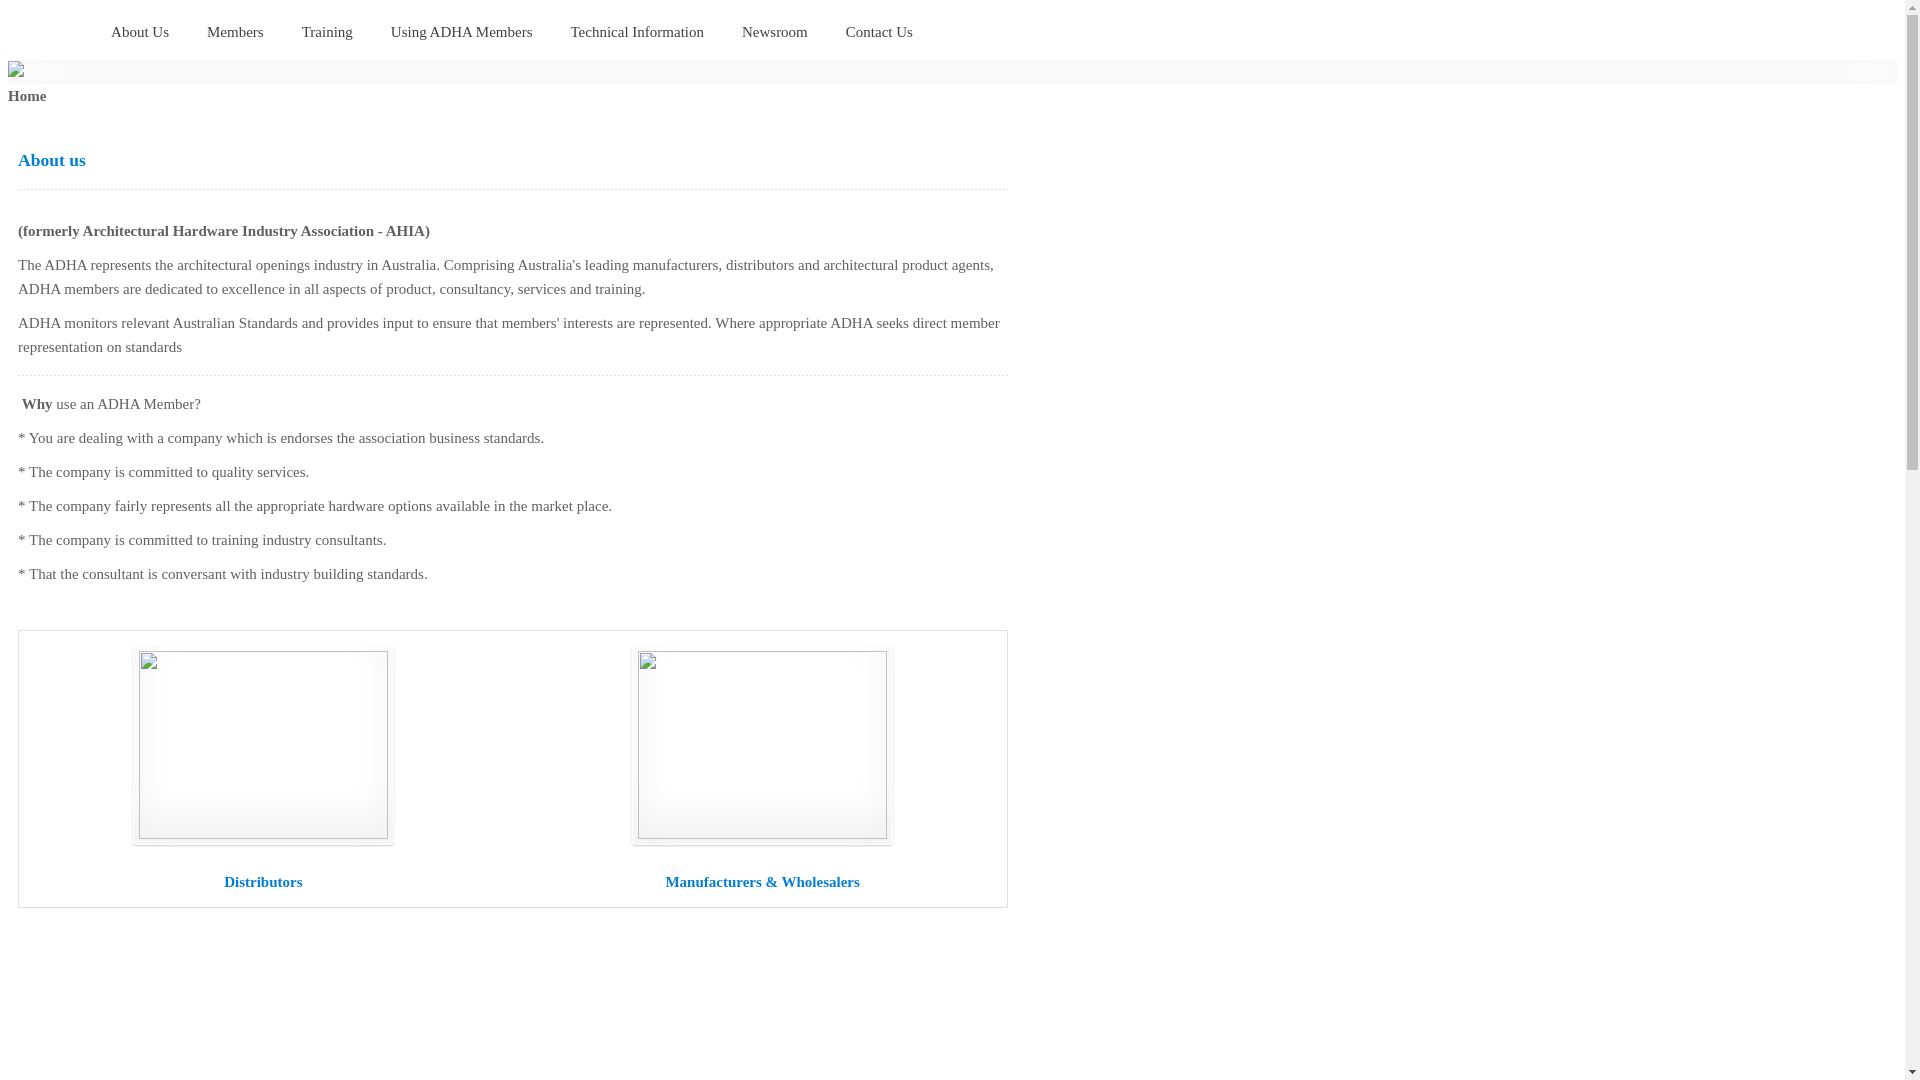 The height and width of the screenshot is (1080, 1920). Describe the element at coordinates (461, 33) in the screenshot. I see `'Using ADHA Members'` at that location.